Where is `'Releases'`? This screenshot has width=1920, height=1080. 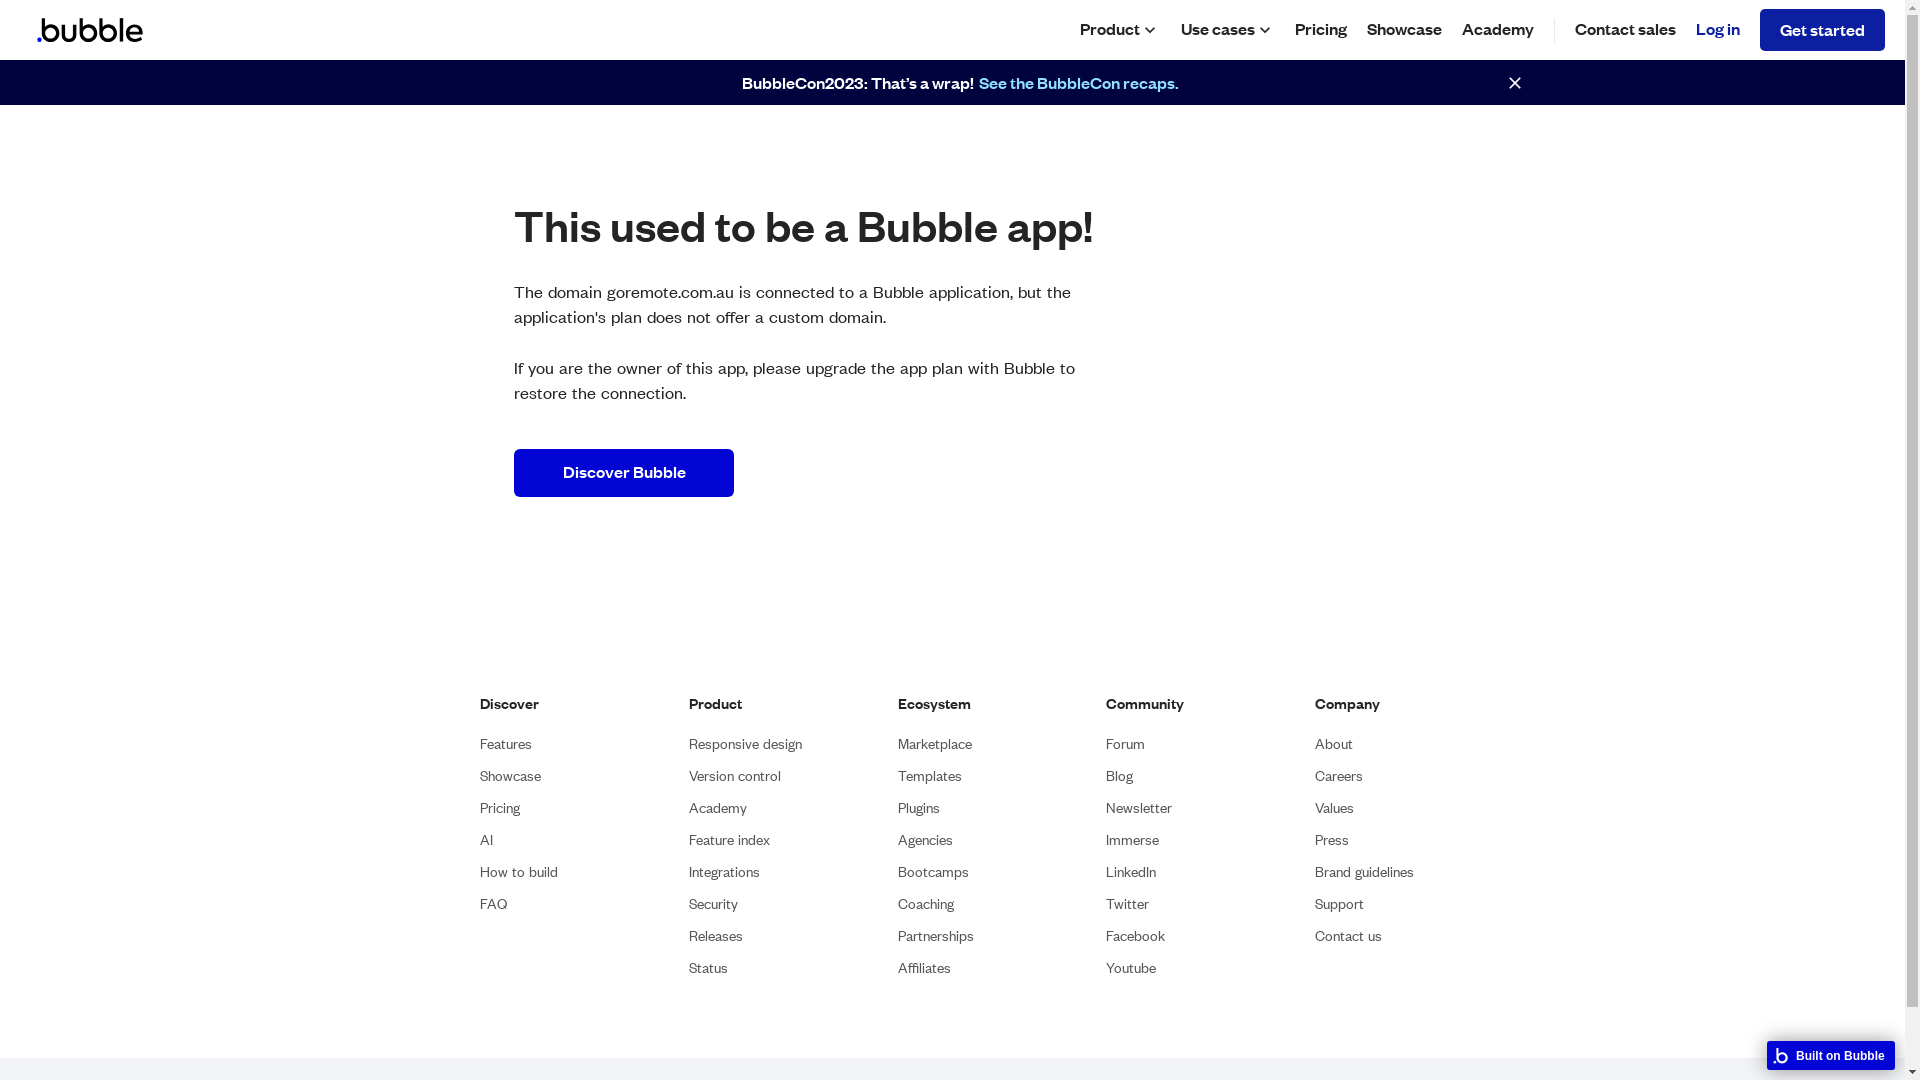
'Releases' is located at coordinates (715, 935).